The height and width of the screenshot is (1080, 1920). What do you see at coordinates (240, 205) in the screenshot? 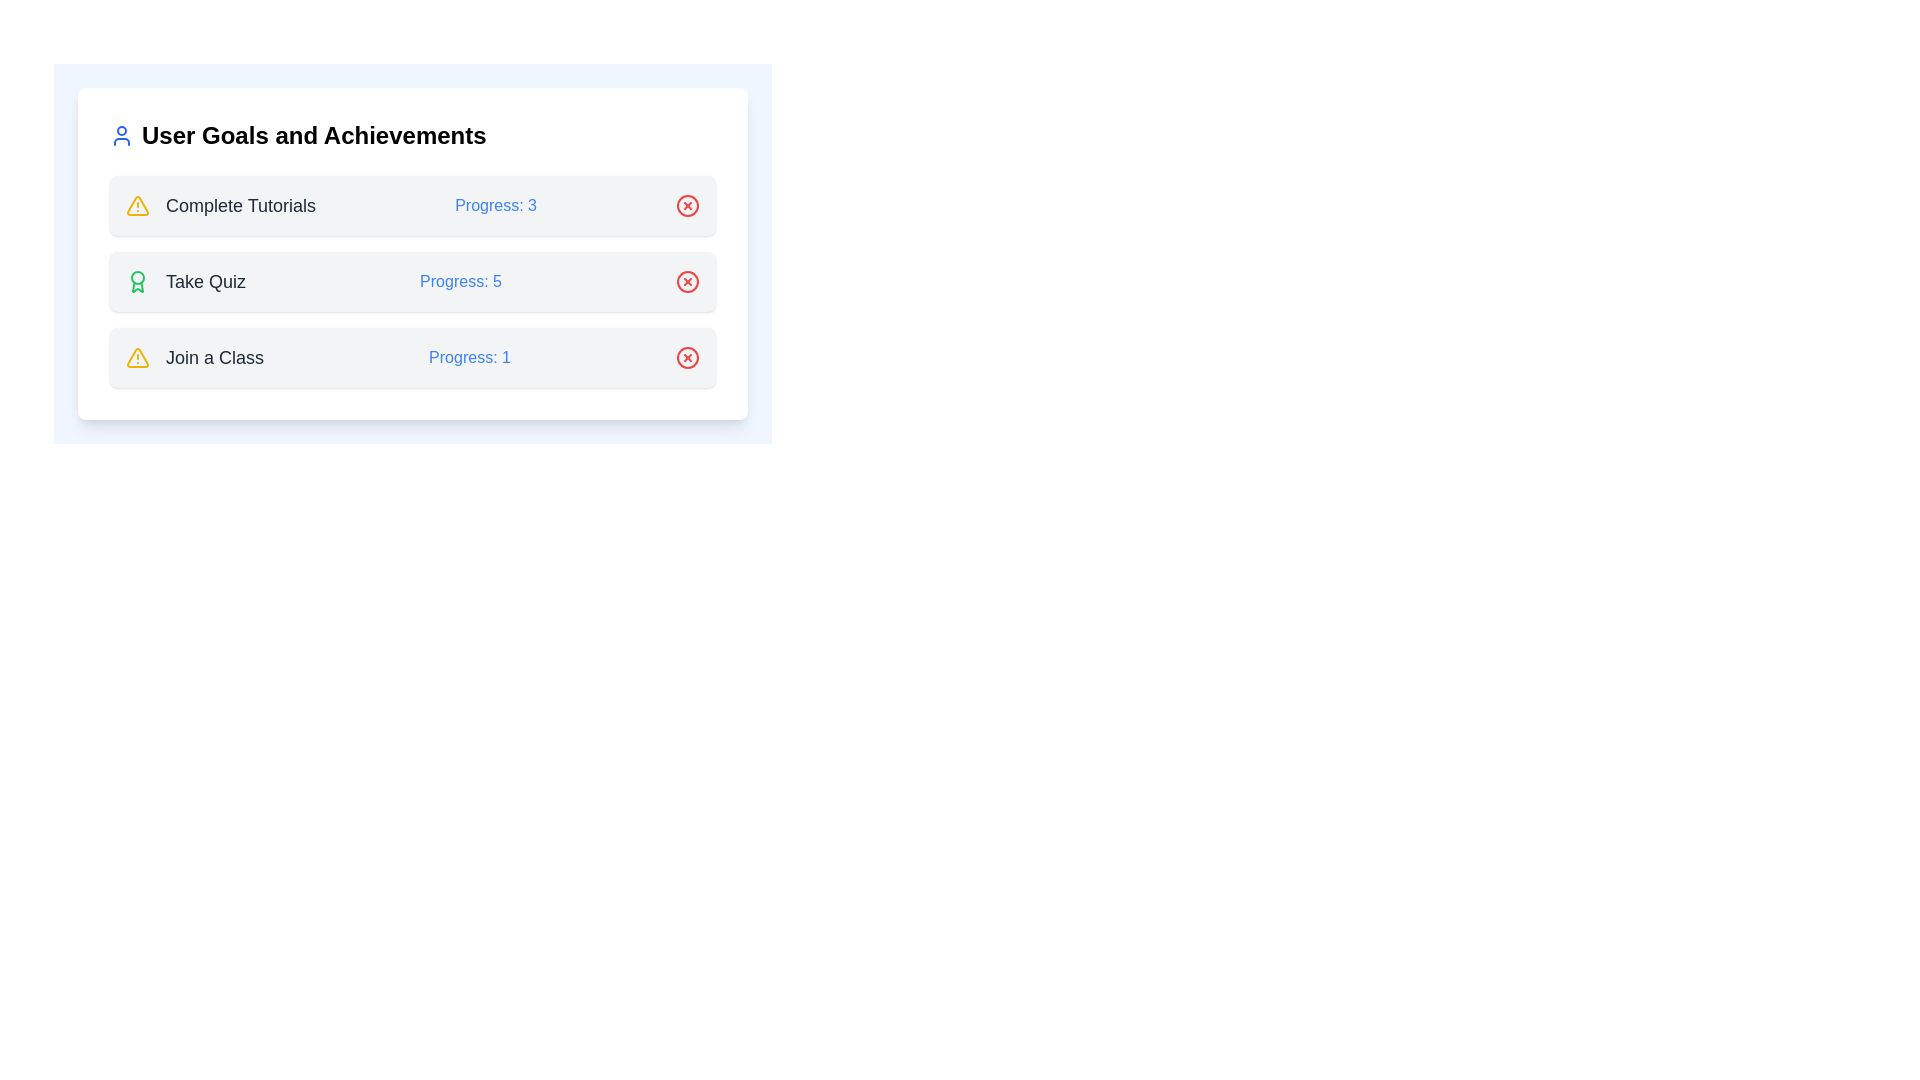
I see `the text element labeled 'Complete Tutorials', which is bold and dark gray, positioned to the right of a warning icon in the 'User Goals and Achievements' card` at bounding box center [240, 205].